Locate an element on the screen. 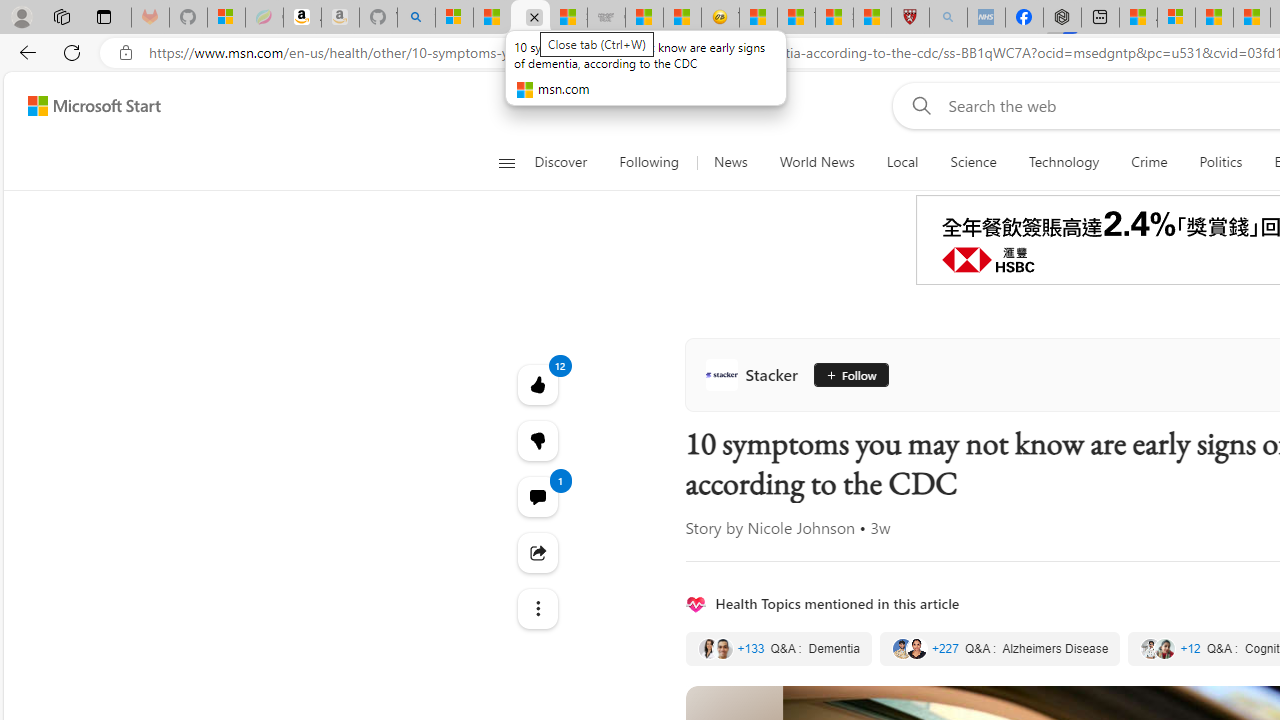 The image size is (1280, 720). 'Open navigation menu' is located at coordinates (506, 162).